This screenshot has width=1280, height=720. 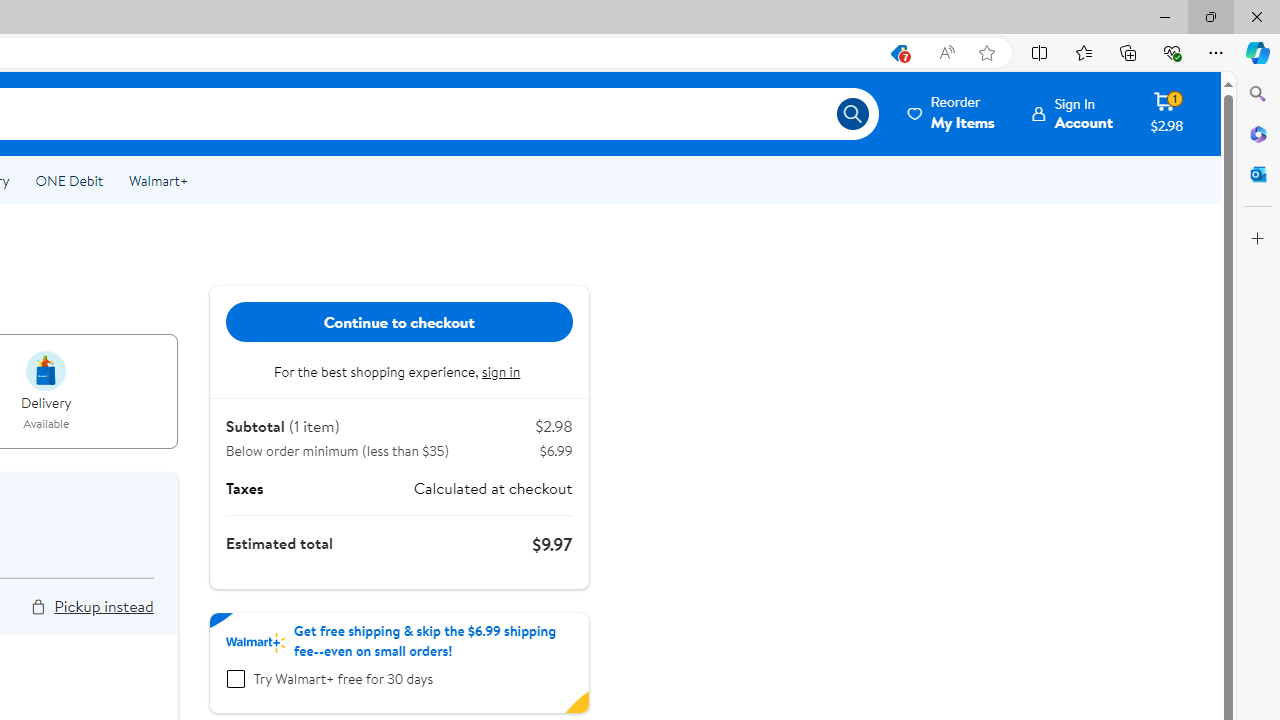 What do you see at coordinates (69, 181) in the screenshot?
I see `'ONE Debit'` at bounding box center [69, 181].